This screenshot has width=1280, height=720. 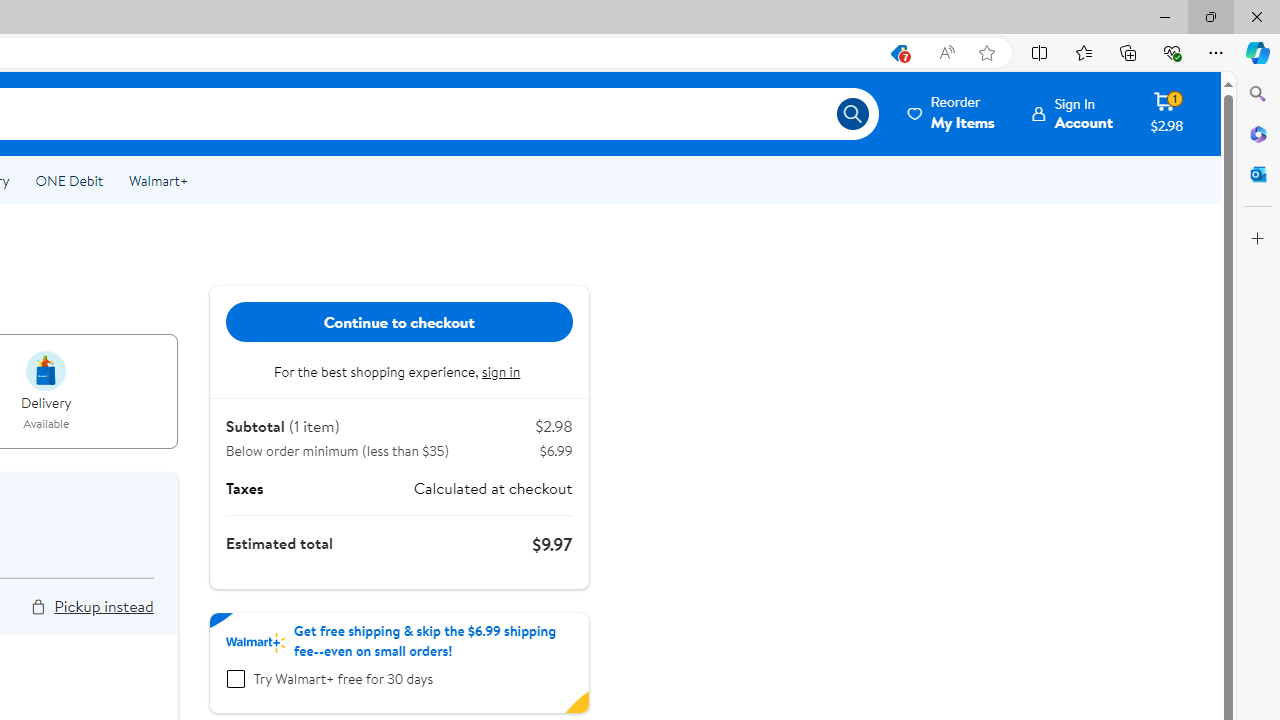 What do you see at coordinates (69, 181) in the screenshot?
I see `'ONE Debit'` at bounding box center [69, 181].